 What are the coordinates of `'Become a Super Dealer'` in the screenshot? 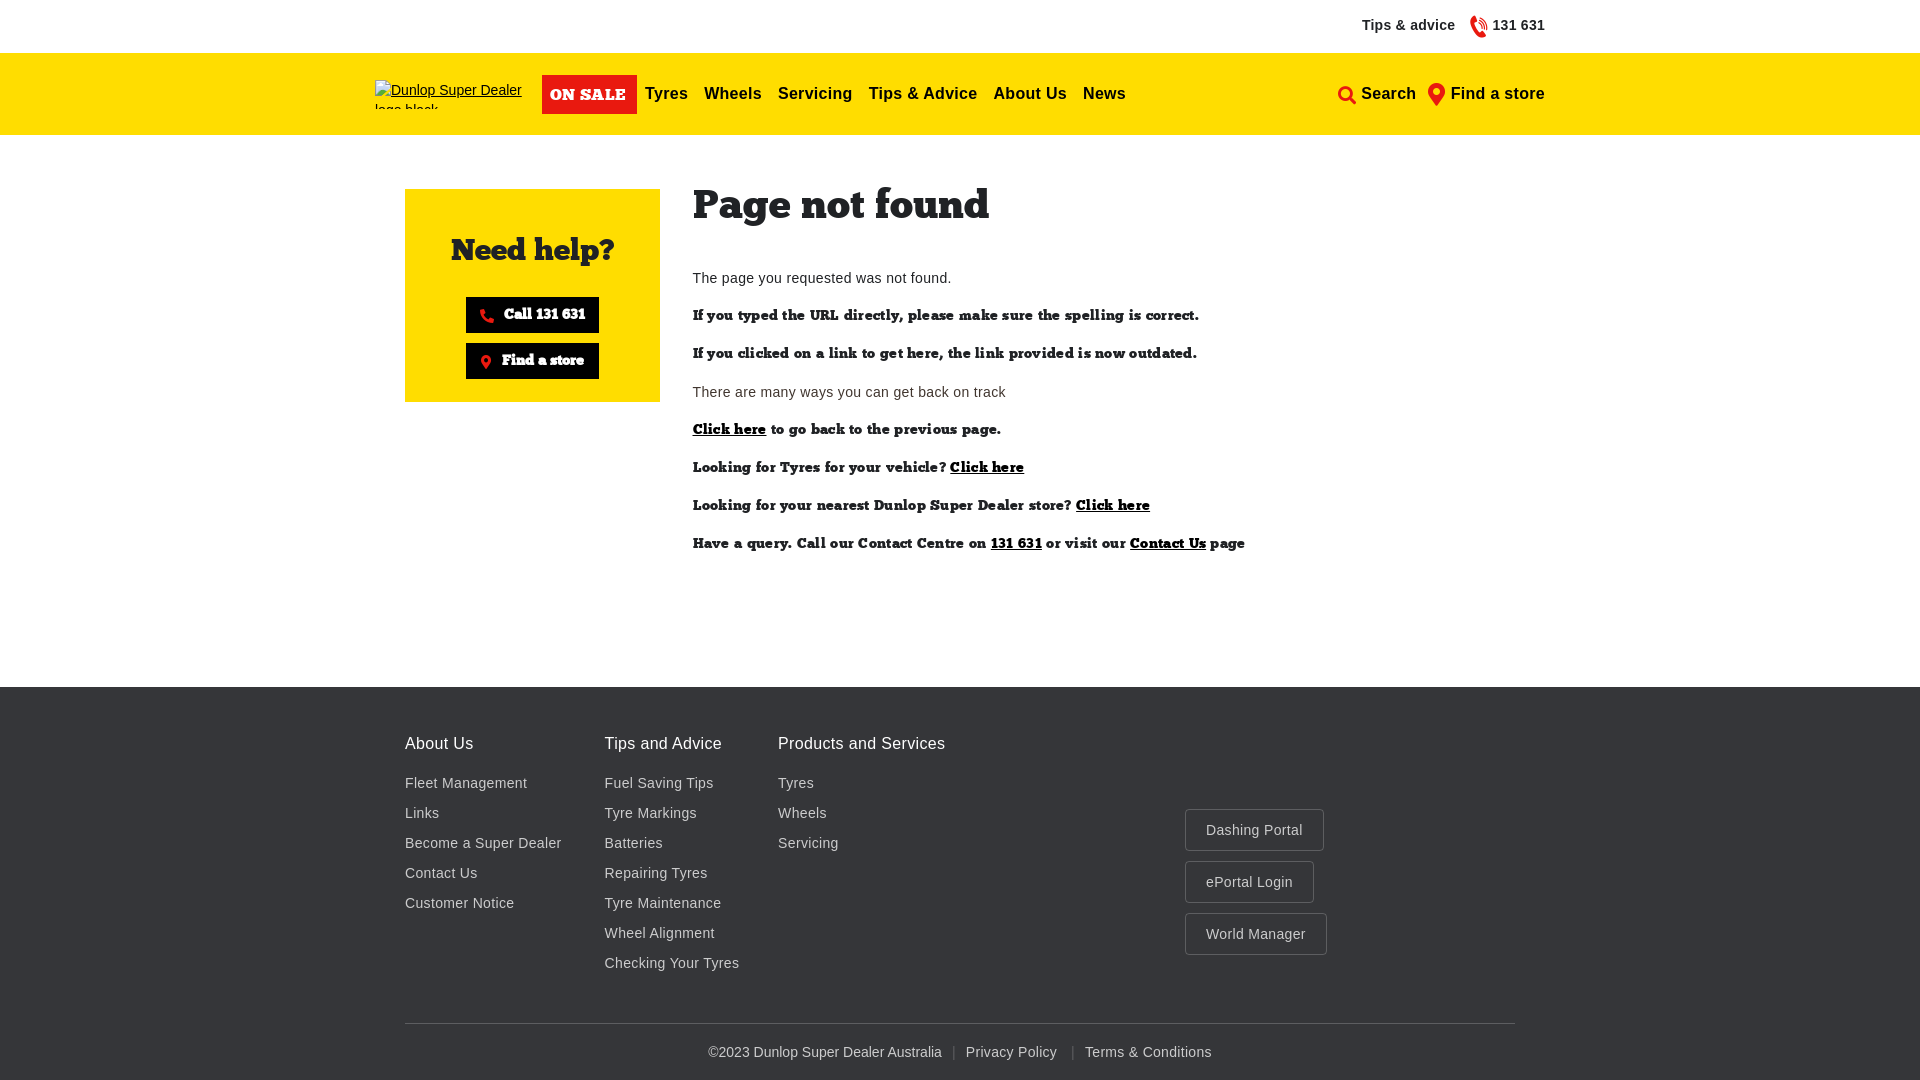 It's located at (483, 843).